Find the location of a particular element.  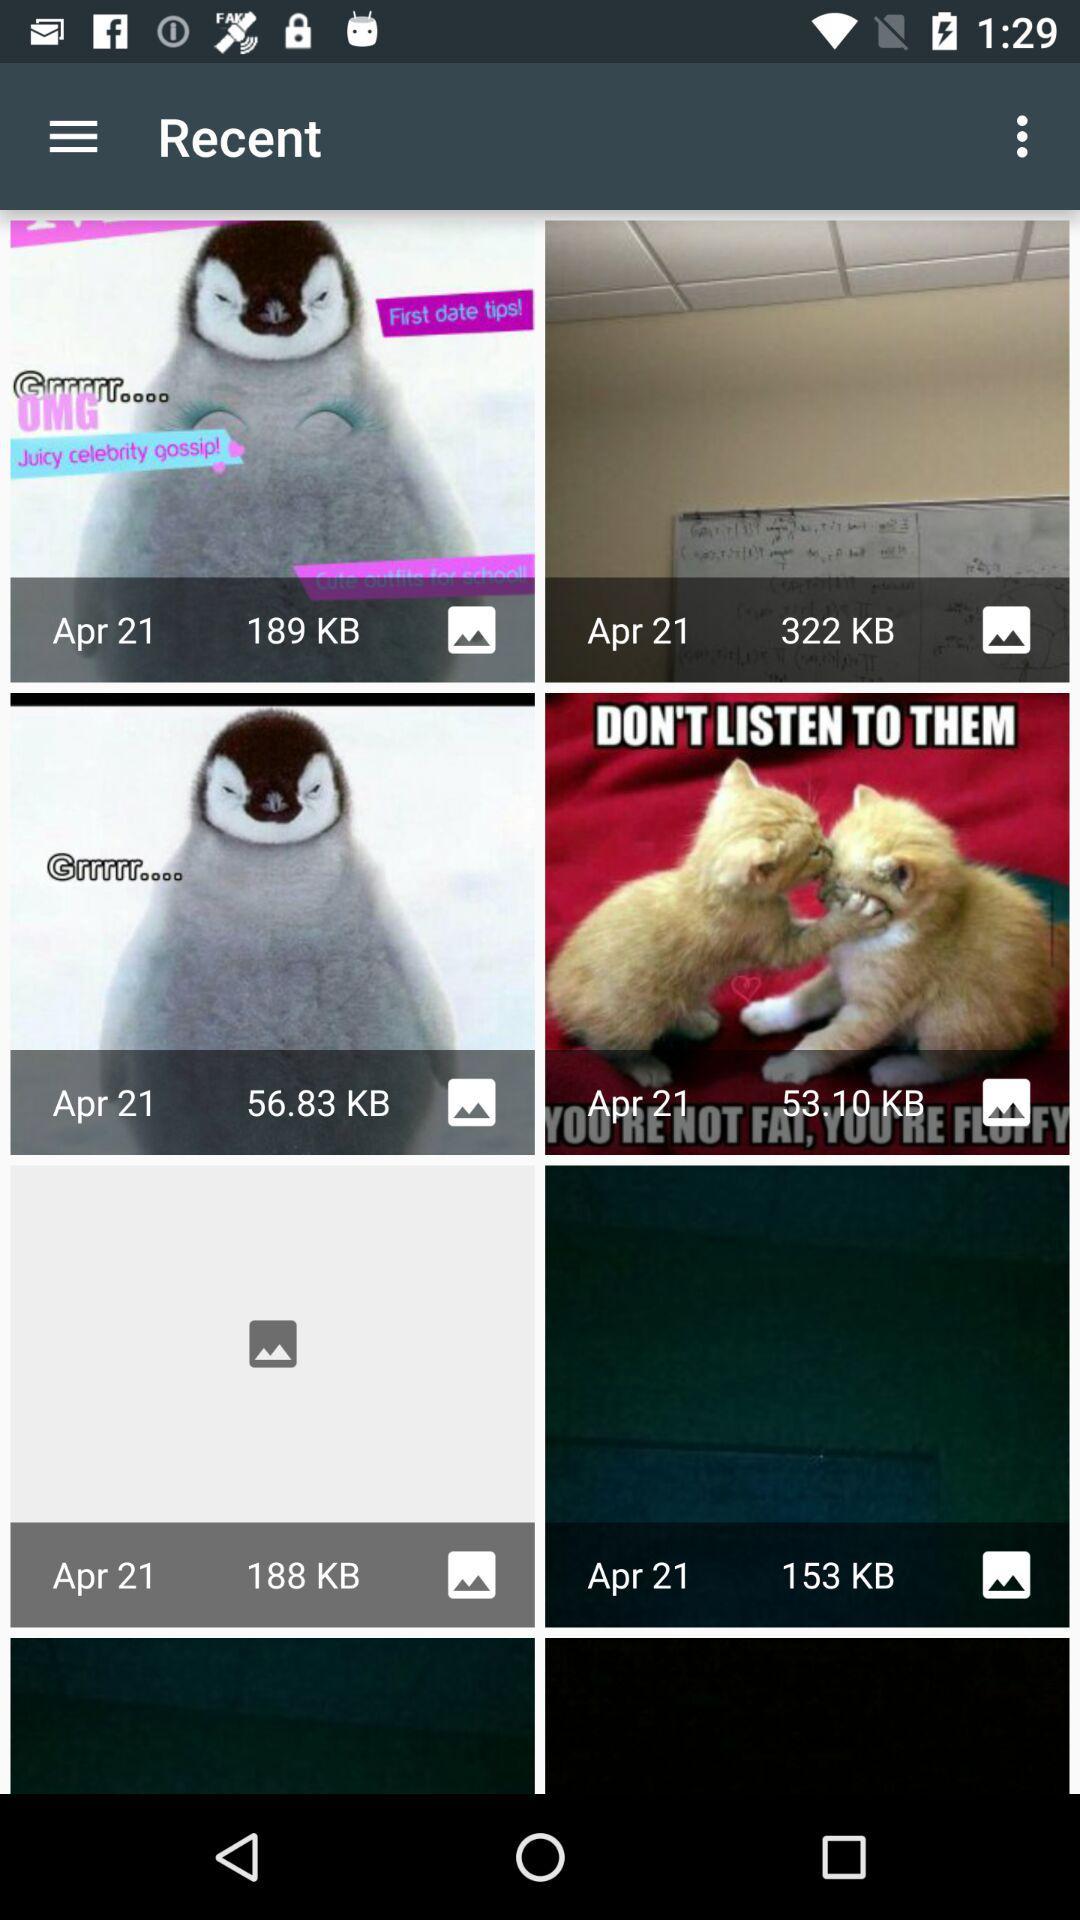

item next to the recent app is located at coordinates (72, 135).